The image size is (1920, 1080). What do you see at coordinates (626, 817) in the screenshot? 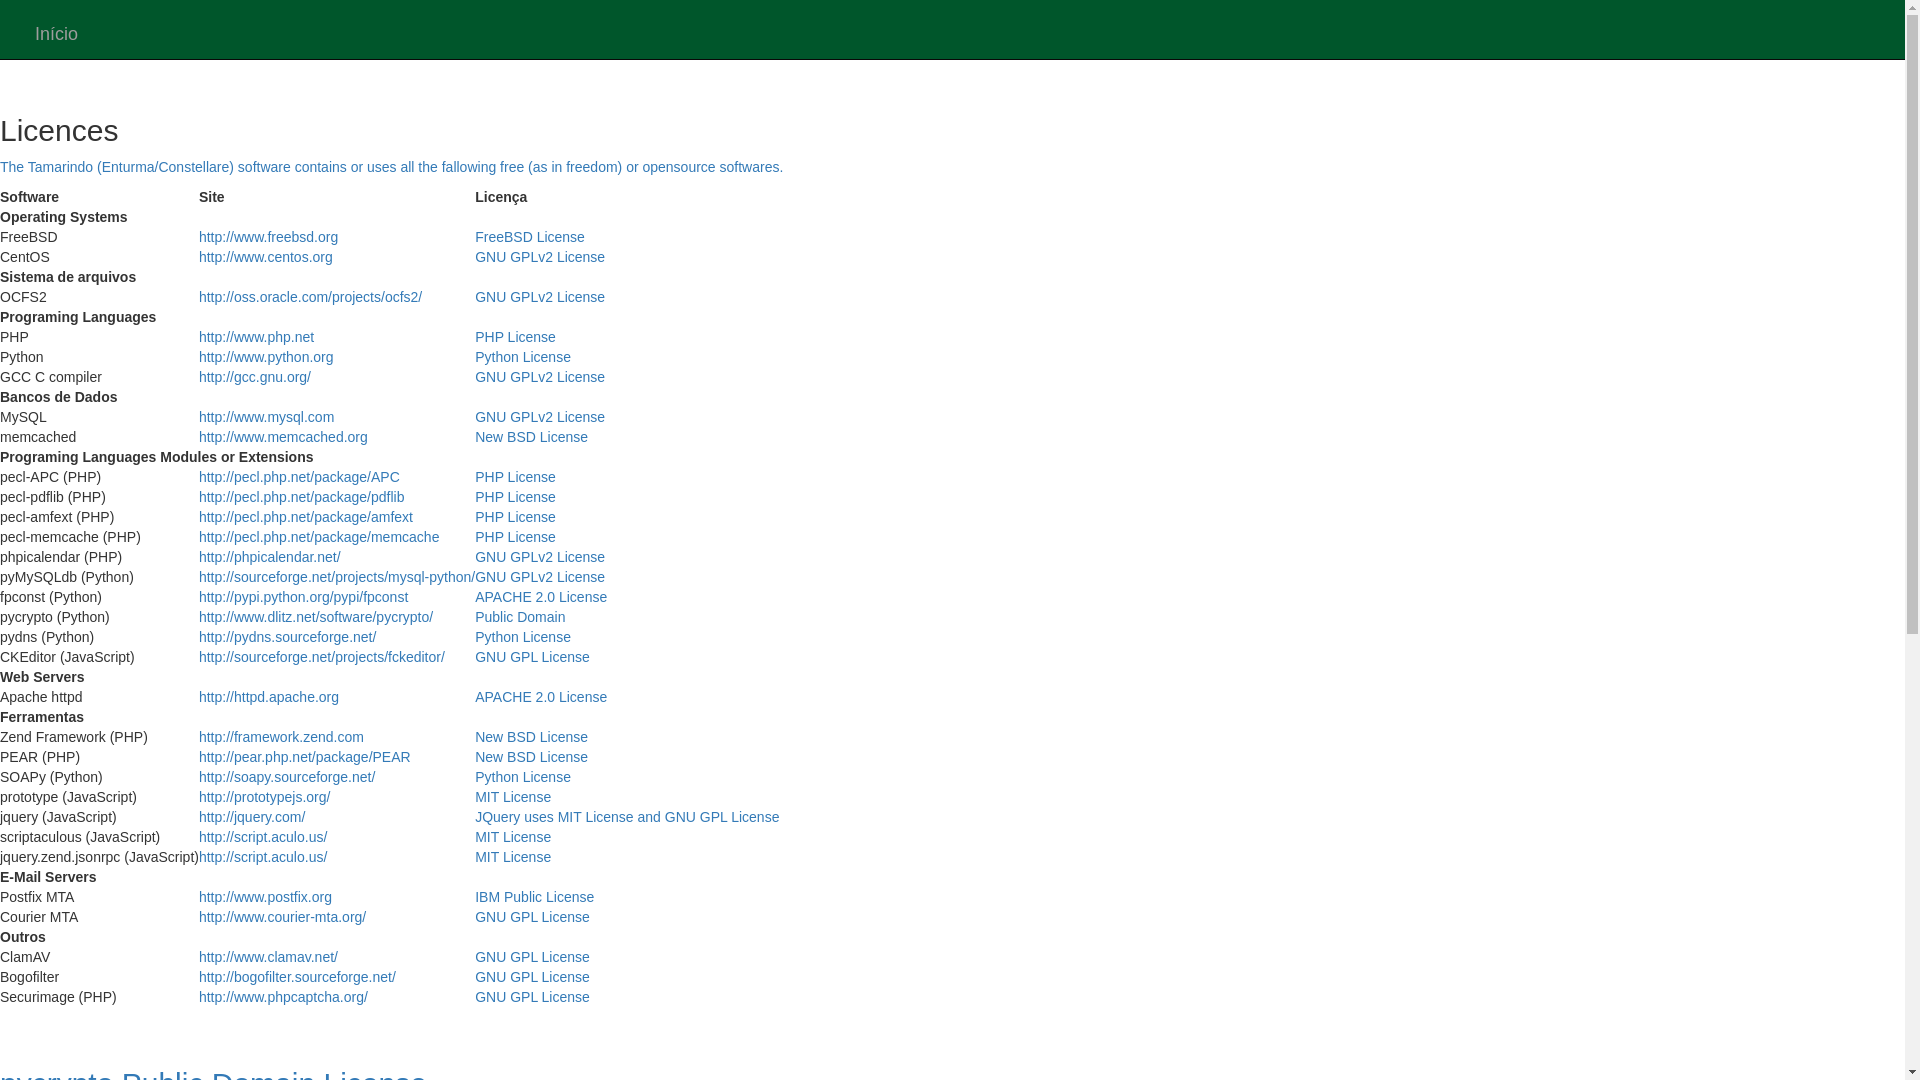
I see `'JQuery uses MIT License and GNU GPL License'` at bounding box center [626, 817].